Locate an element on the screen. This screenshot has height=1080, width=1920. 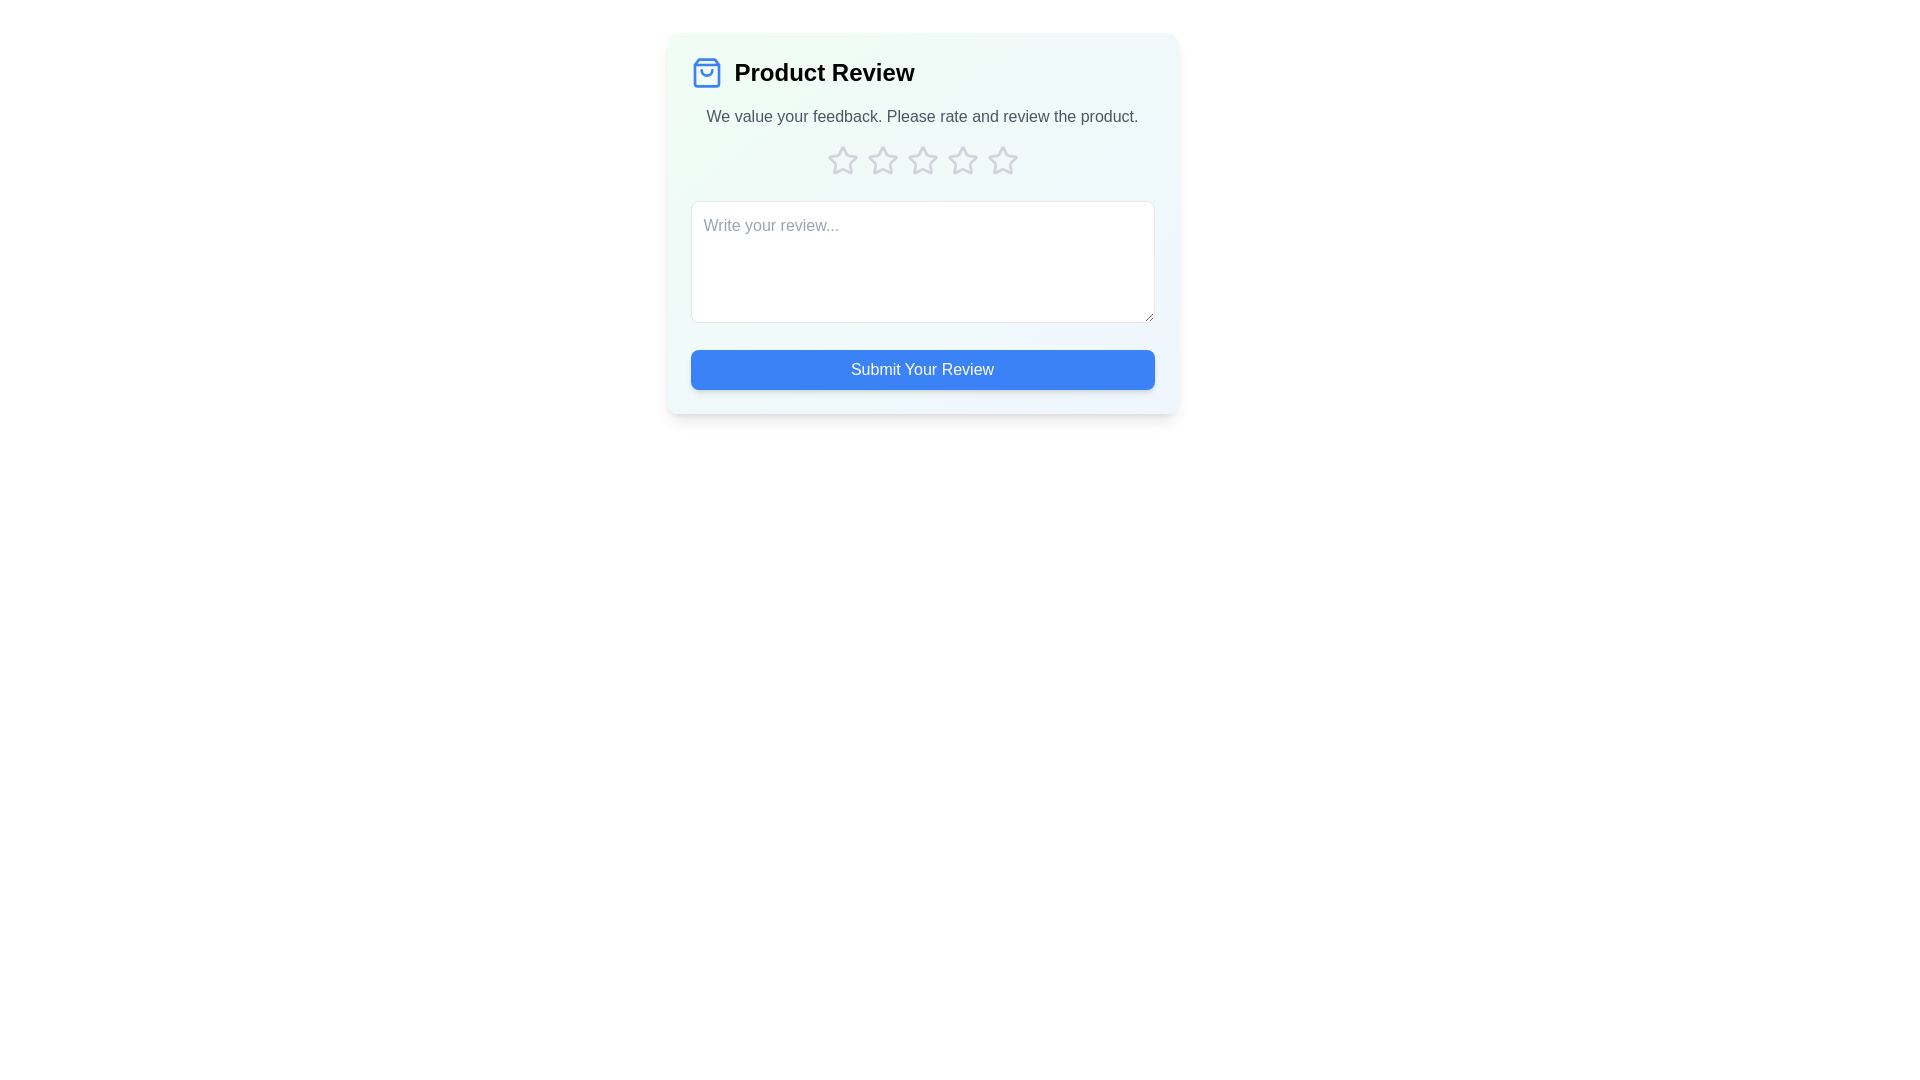
across the star rating component located in the 'Product Review' section is located at coordinates (921, 160).